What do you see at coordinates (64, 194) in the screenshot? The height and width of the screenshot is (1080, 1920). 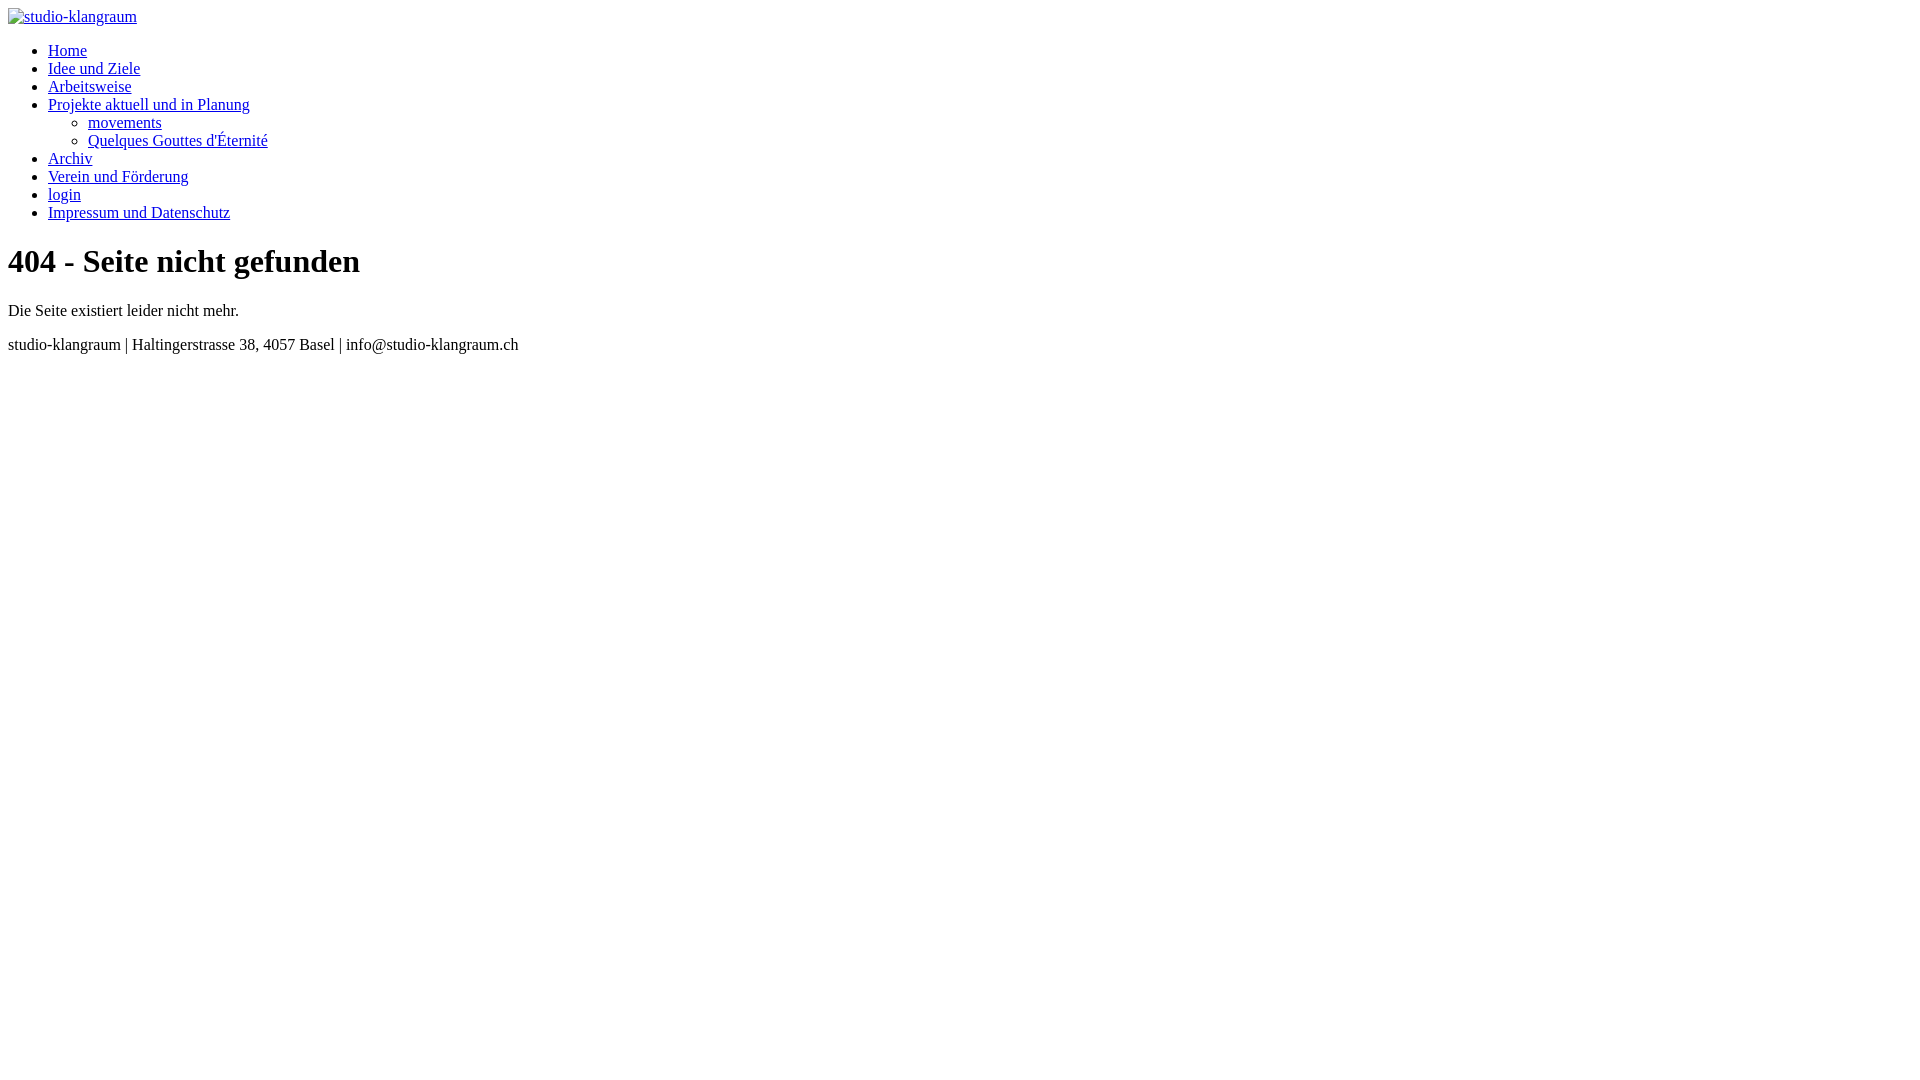 I see `'login'` at bounding box center [64, 194].